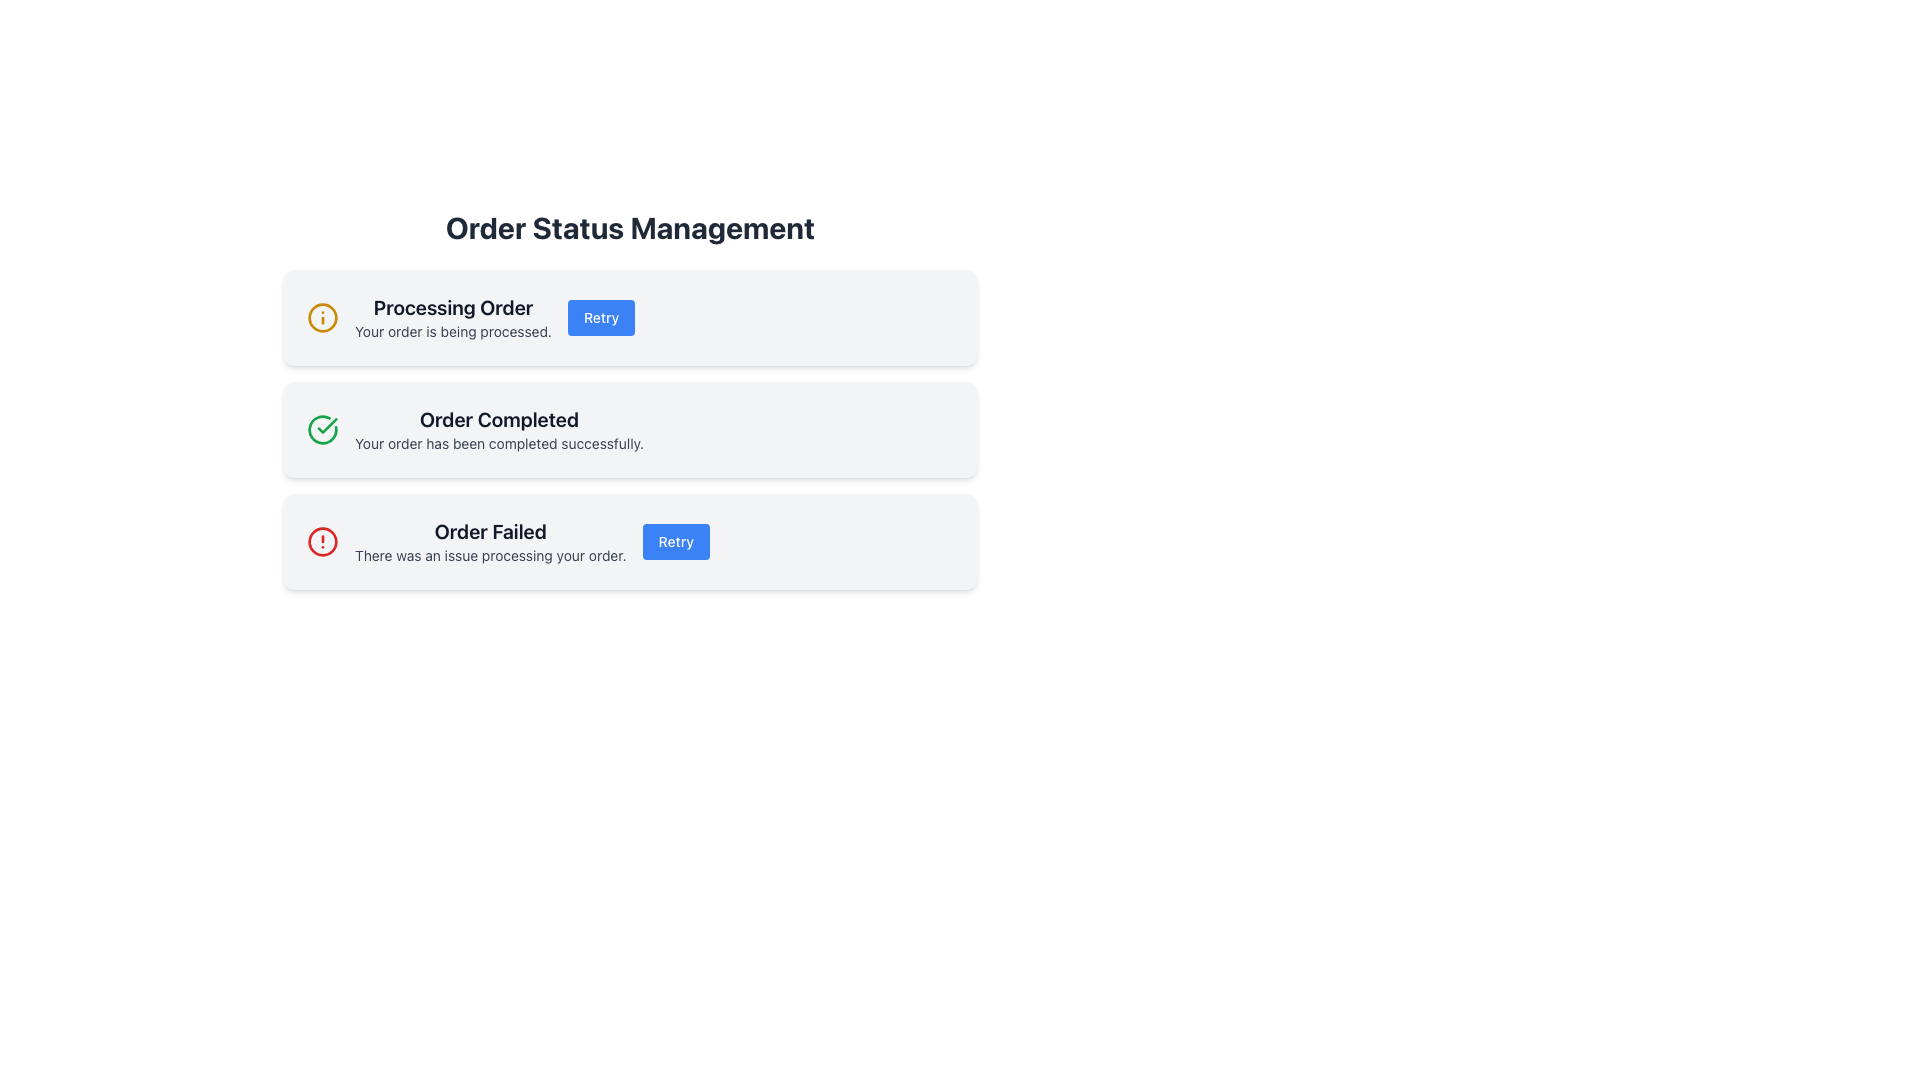 Image resolution: width=1920 pixels, height=1080 pixels. I want to click on the 'Order Failed' text header, which is a bold, centrally aligned label indicating the status of an order under 'Order Status Management', so click(490, 531).